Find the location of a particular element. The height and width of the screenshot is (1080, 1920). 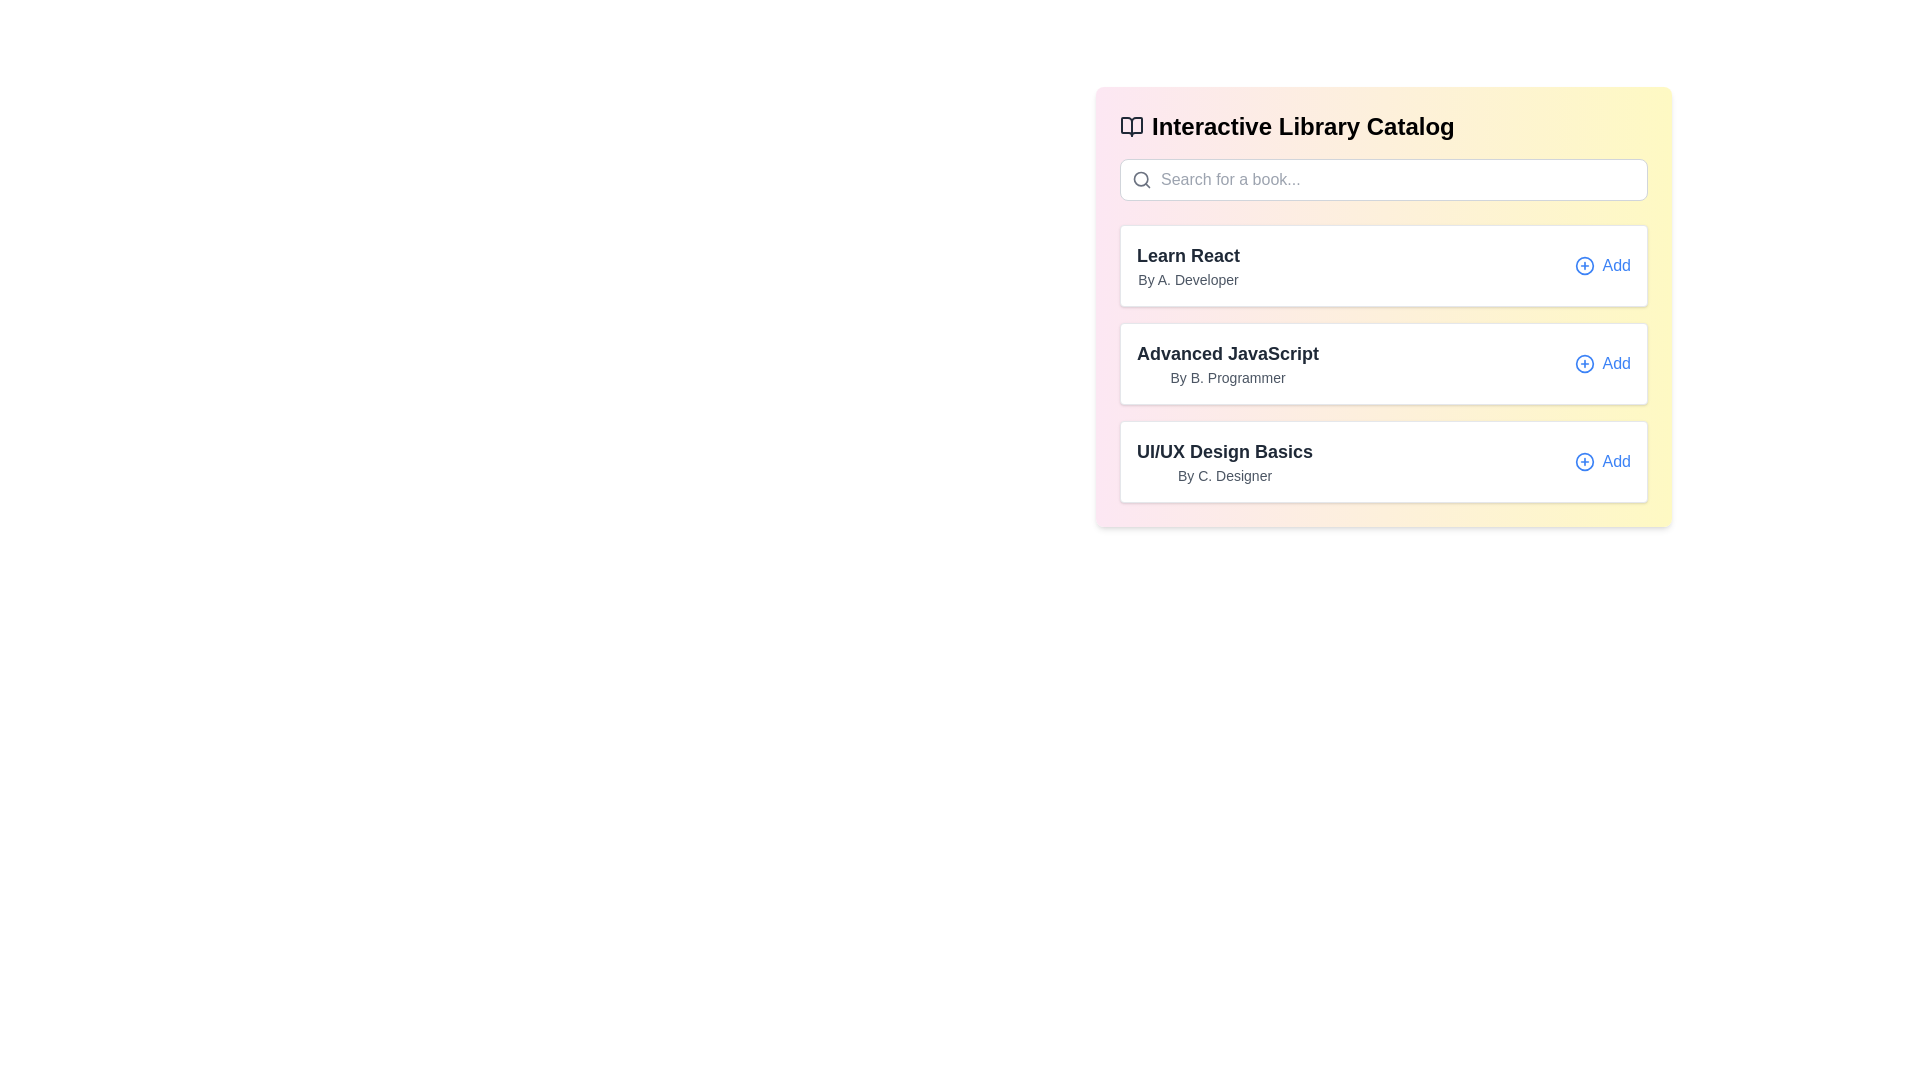

title of the book or course from the Text Label located in the lower third of the catalog interface, above the text 'By C. Designer' is located at coordinates (1223, 451).